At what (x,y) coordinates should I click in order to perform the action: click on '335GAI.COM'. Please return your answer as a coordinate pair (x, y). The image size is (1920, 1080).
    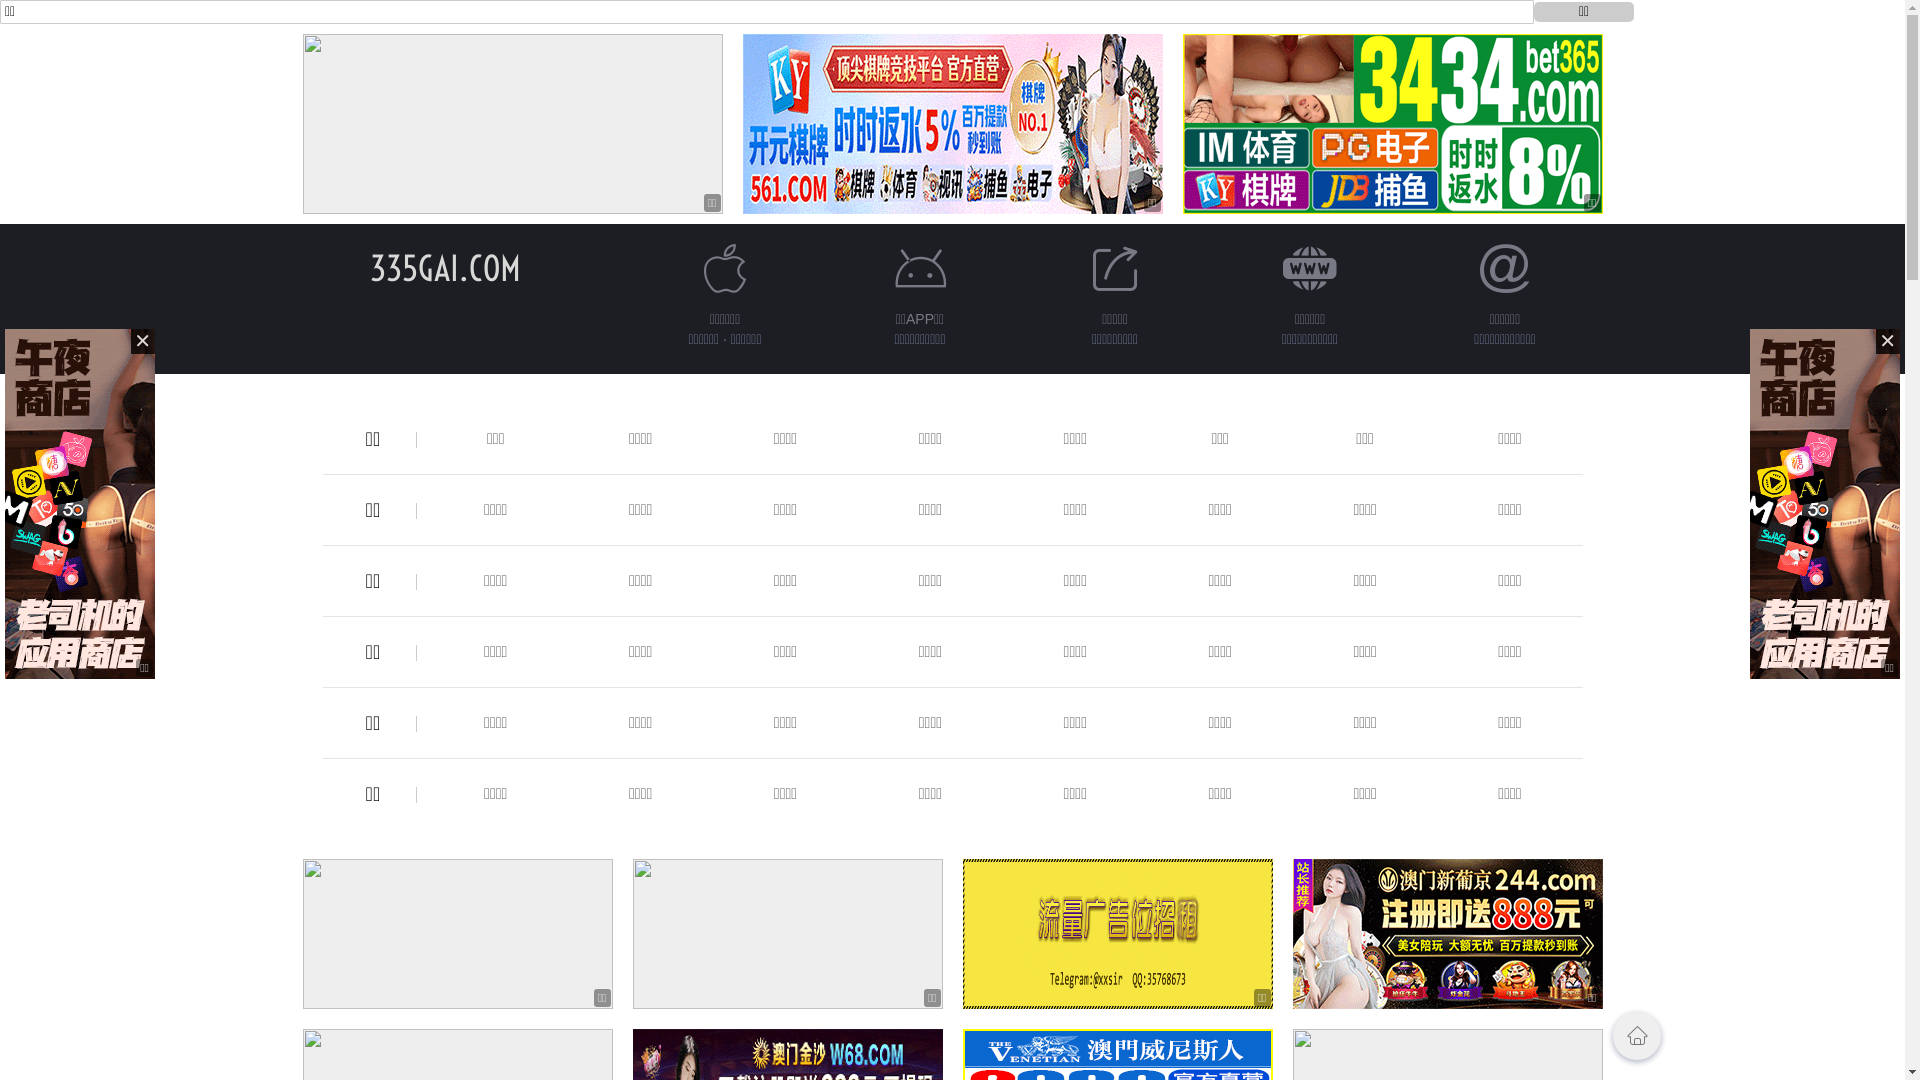
    Looking at the image, I should click on (444, 267).